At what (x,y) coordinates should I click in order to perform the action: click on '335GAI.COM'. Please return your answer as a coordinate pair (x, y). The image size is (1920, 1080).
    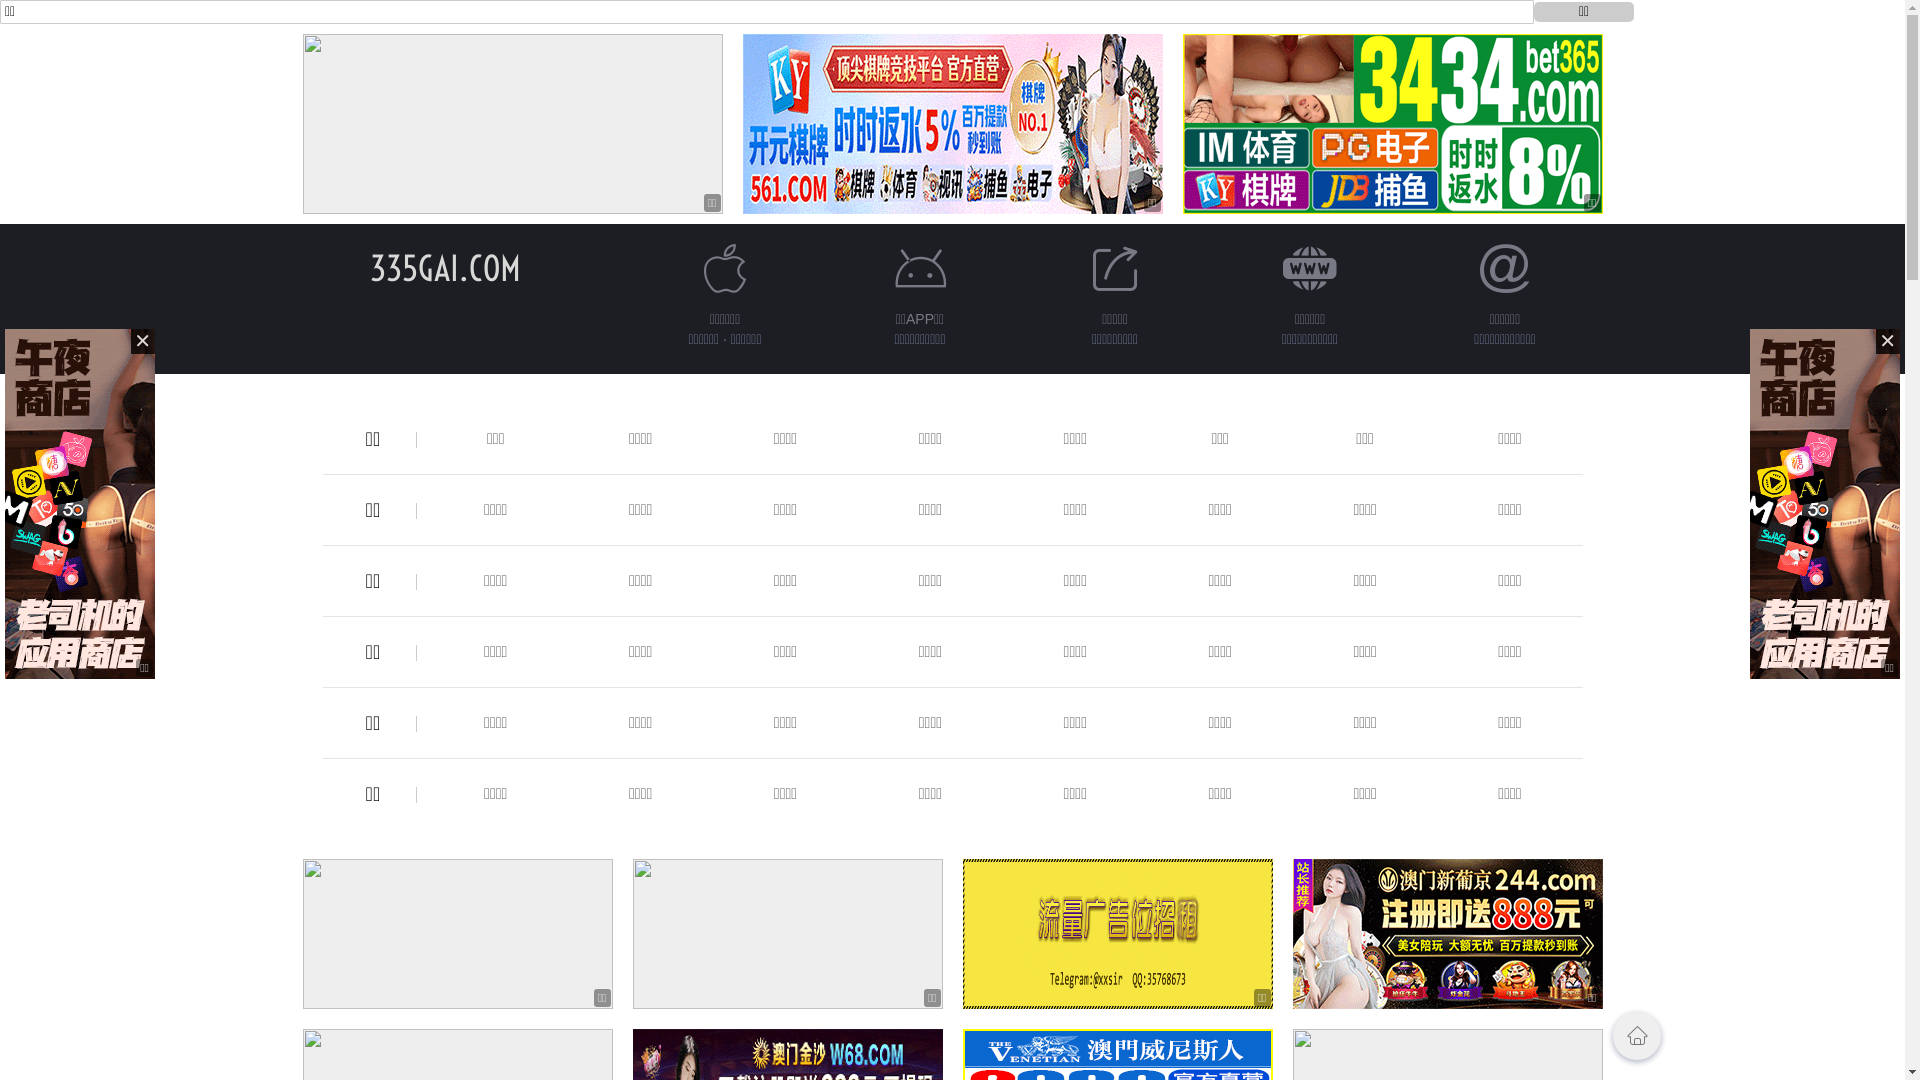
    Looking at the image, I should click on (444, 267).